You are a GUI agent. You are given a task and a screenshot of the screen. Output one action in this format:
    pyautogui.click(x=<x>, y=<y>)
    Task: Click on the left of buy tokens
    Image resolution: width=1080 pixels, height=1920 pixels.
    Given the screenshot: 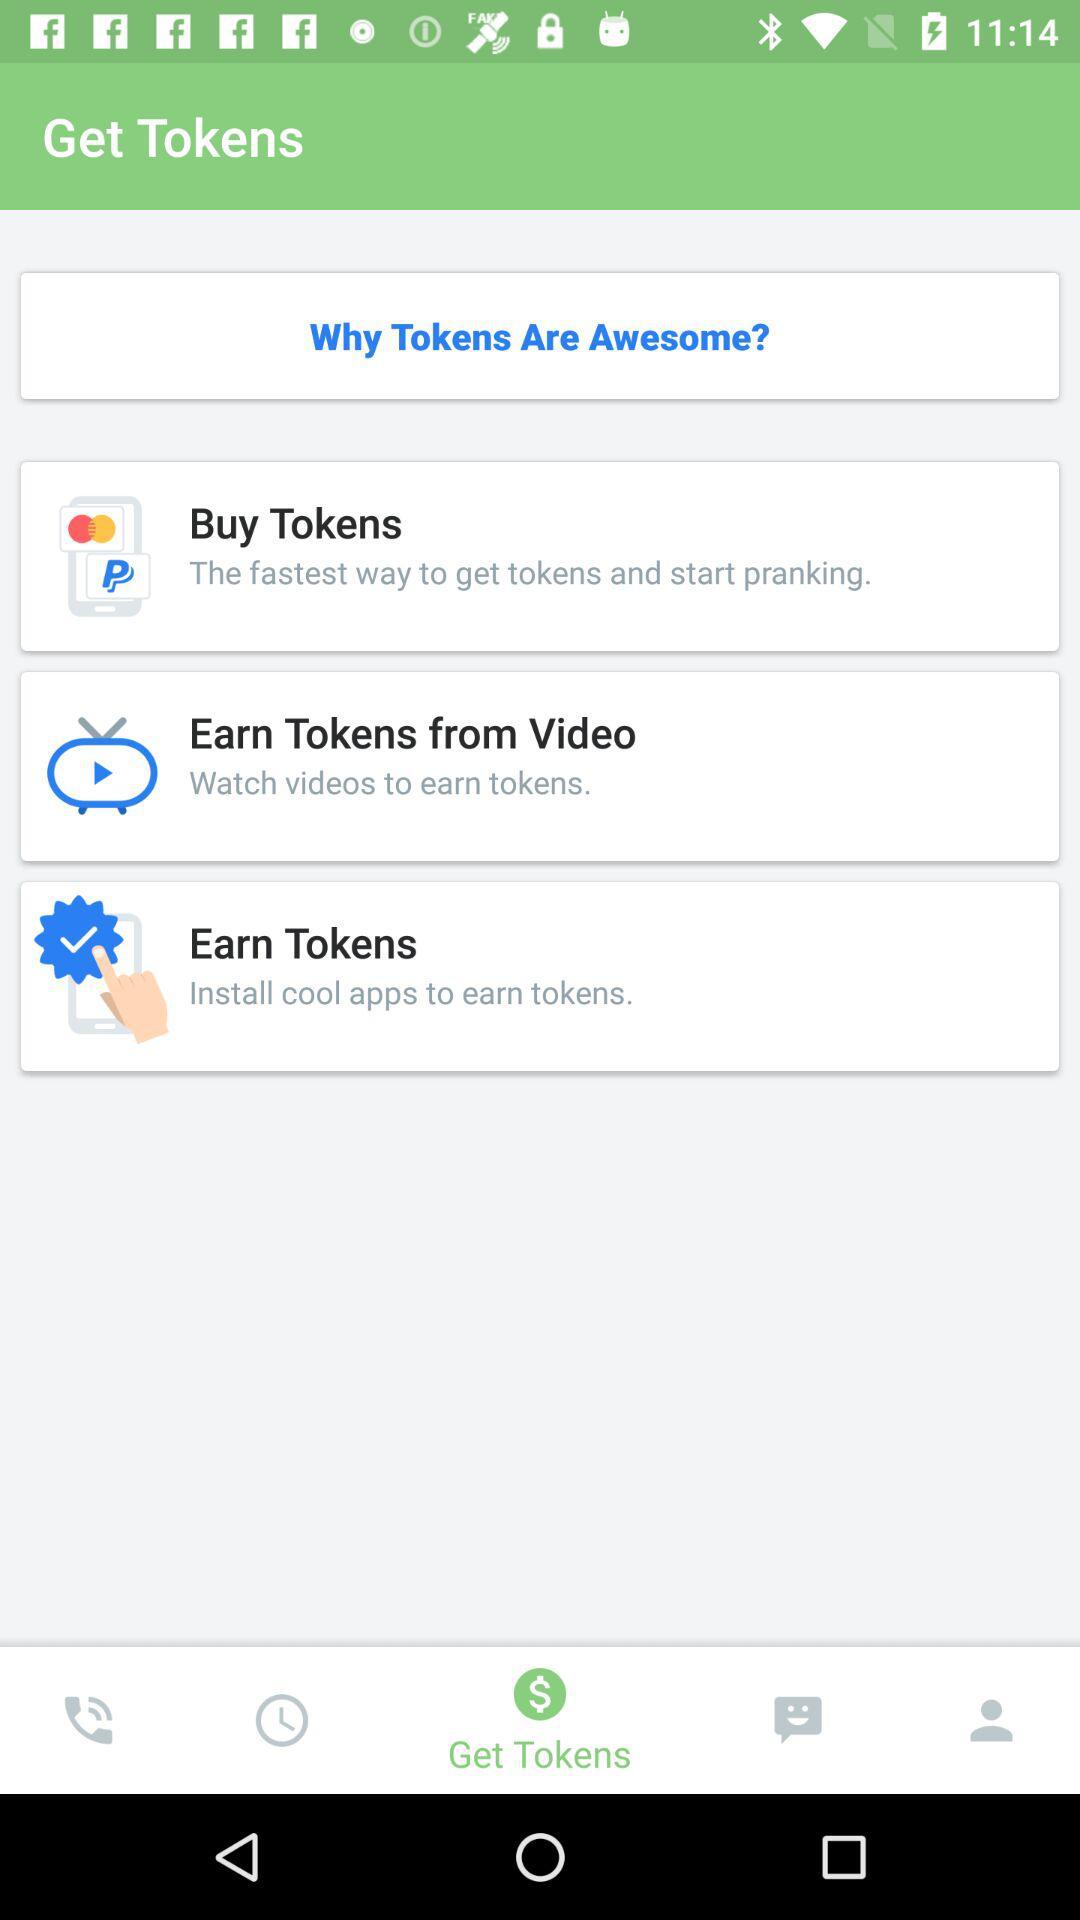 What is the action you would take?
    pyautogui.click(x=104, y=556)
    